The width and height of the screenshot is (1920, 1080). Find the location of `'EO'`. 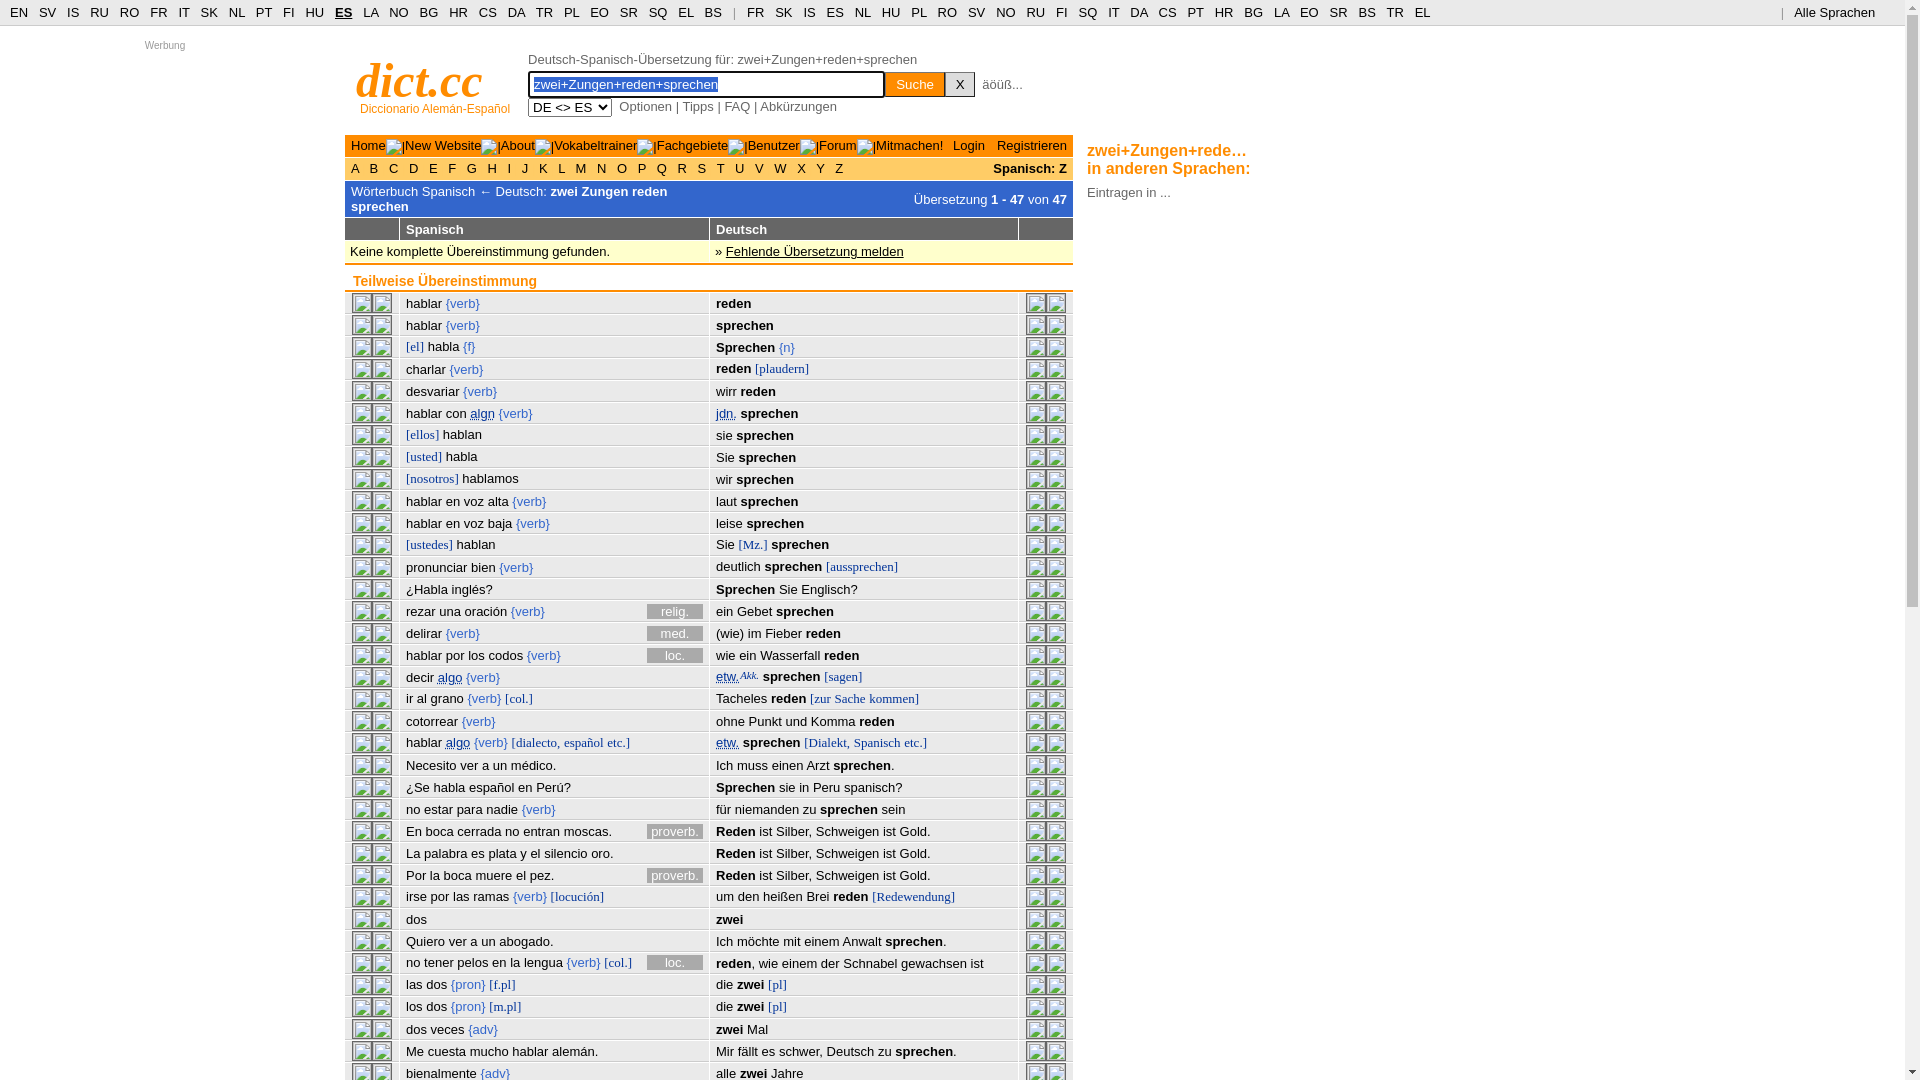

'EO' is located at coordinates (598, 12).